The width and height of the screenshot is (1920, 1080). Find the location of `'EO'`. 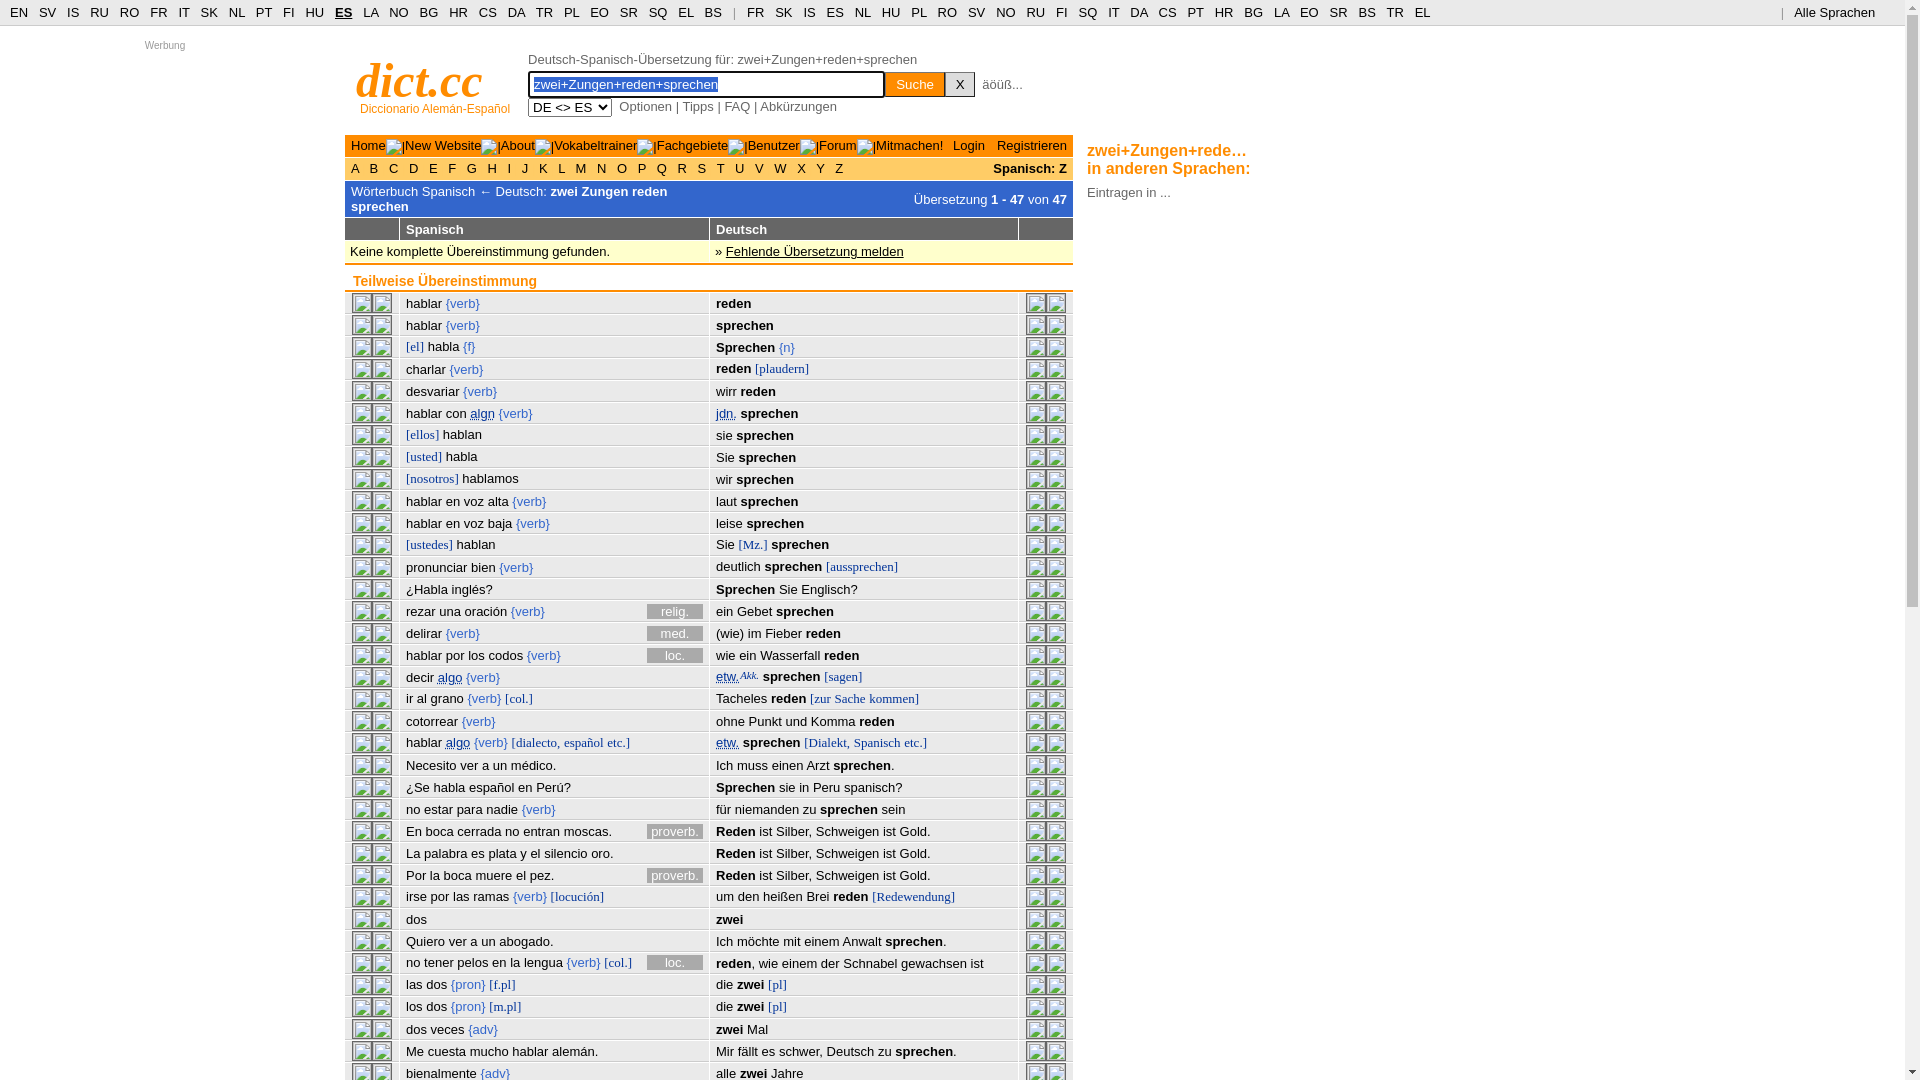

'EO' is located at coordinates (598, 12).